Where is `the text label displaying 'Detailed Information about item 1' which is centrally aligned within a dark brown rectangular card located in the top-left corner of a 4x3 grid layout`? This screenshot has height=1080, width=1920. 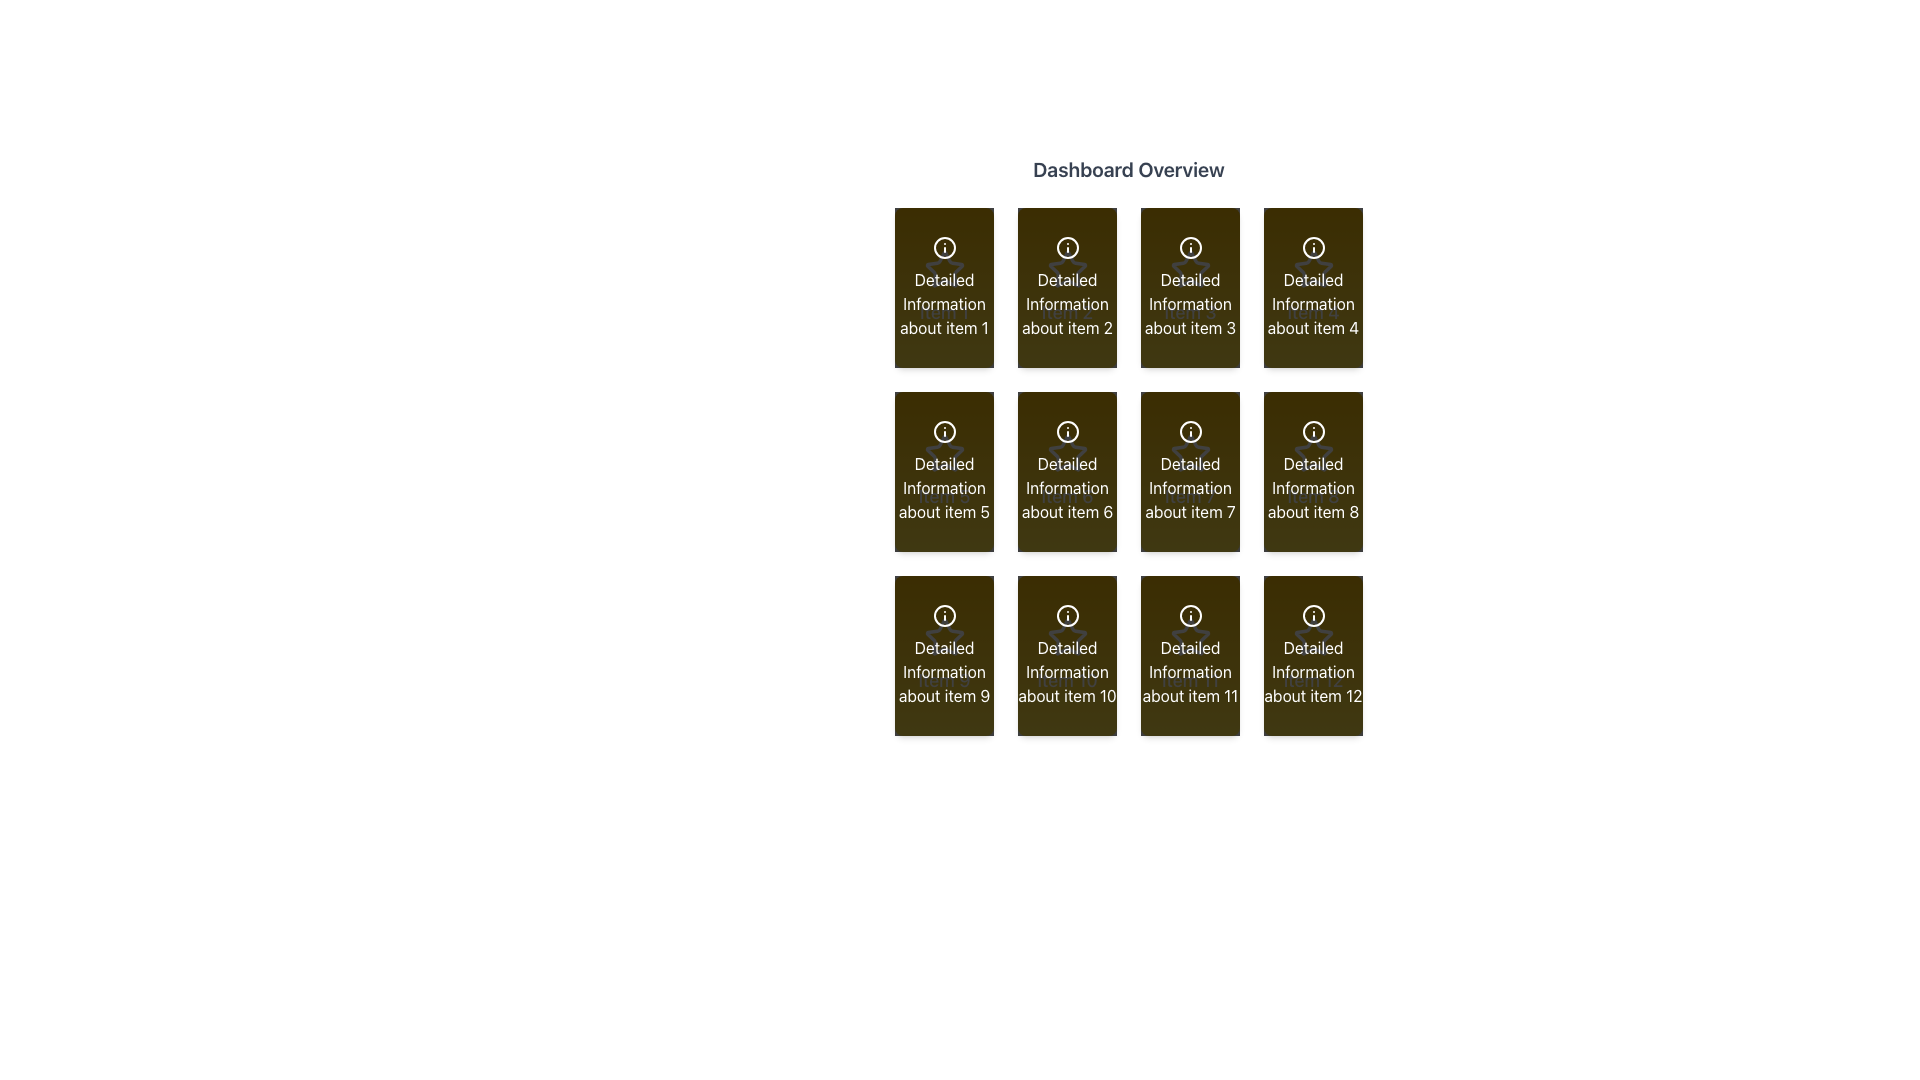
the text label displaying 'Detailed Information about item 1' which is centrally aligned within a dark brown rectangular card located in the top-left corner of a 4x3 grid layout is located at coordinates (943, 304).